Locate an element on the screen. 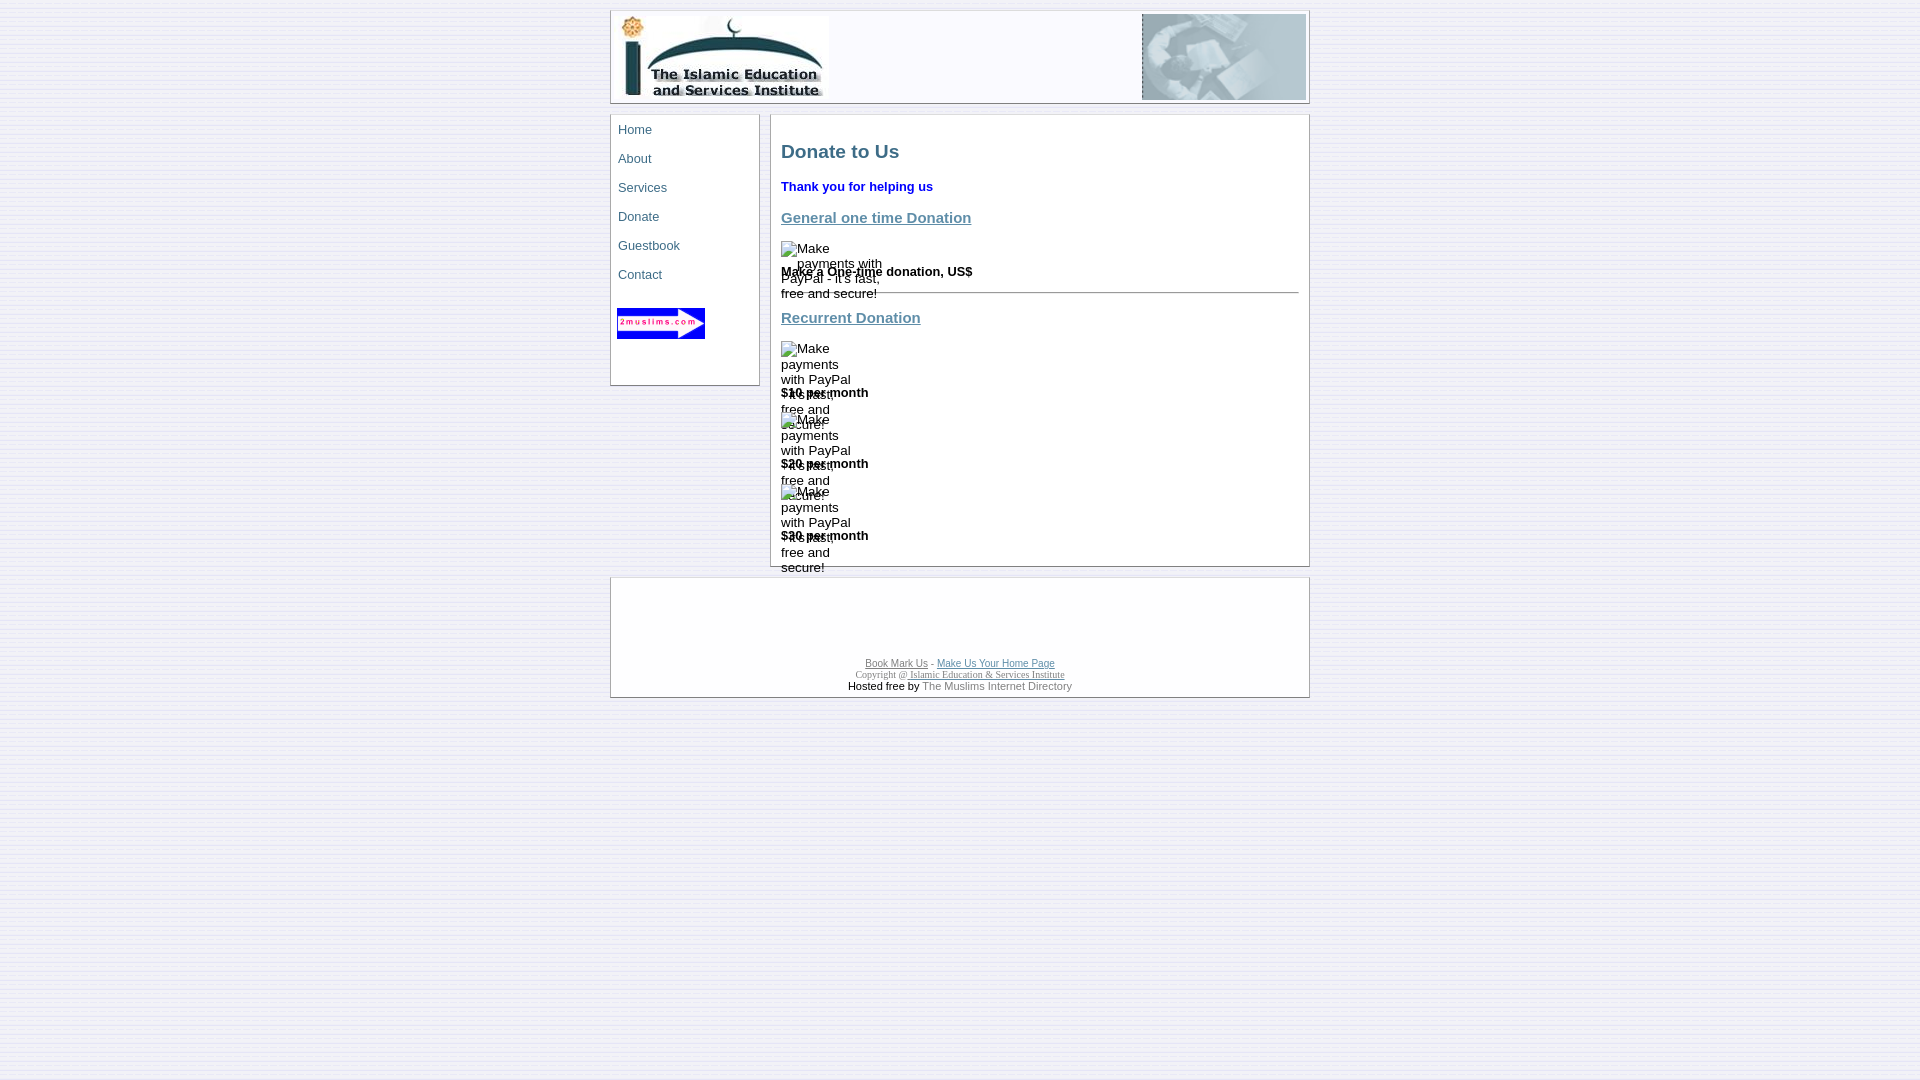 The height and width of the screenshot is (1080, 1920). 'About' is located at coordinates (610, 157).